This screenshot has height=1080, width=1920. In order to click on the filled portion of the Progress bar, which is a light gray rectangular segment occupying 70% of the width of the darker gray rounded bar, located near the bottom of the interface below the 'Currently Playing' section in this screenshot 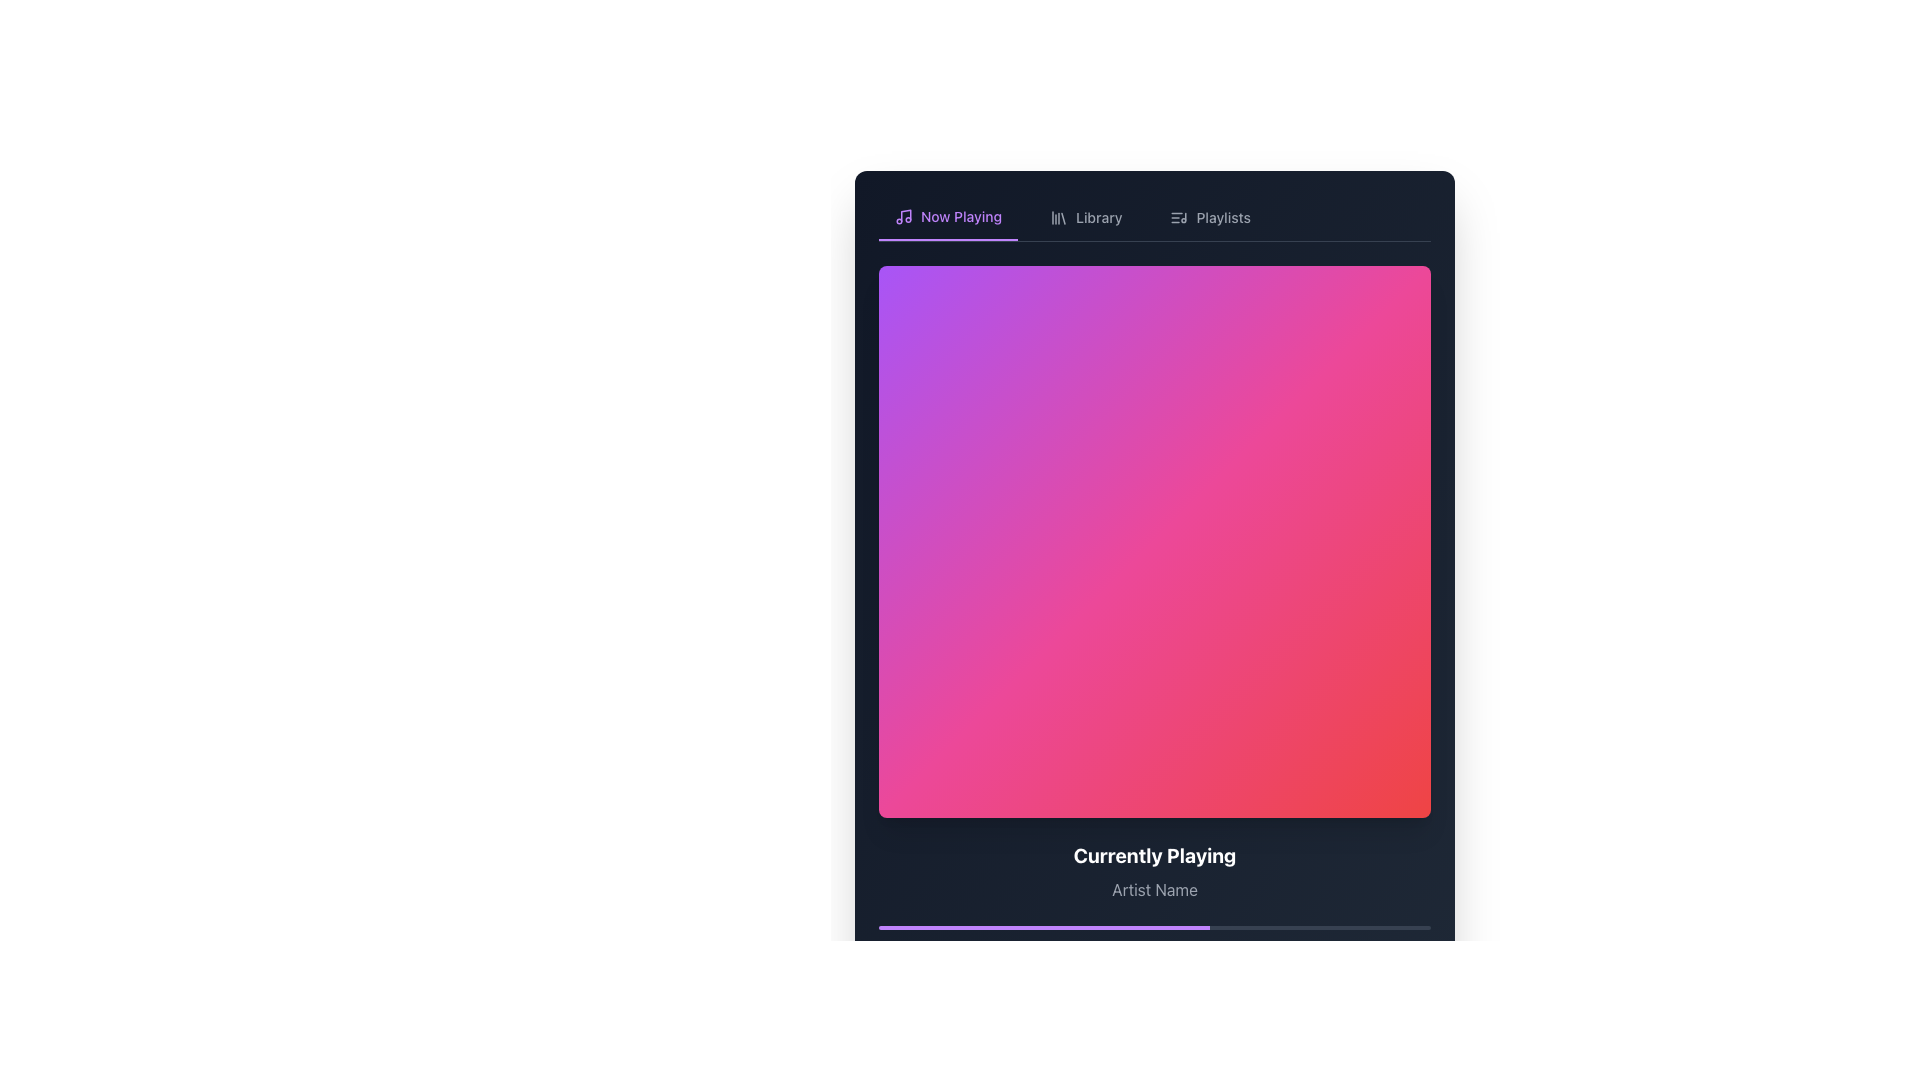, I will do `click(1089, 1063)`.